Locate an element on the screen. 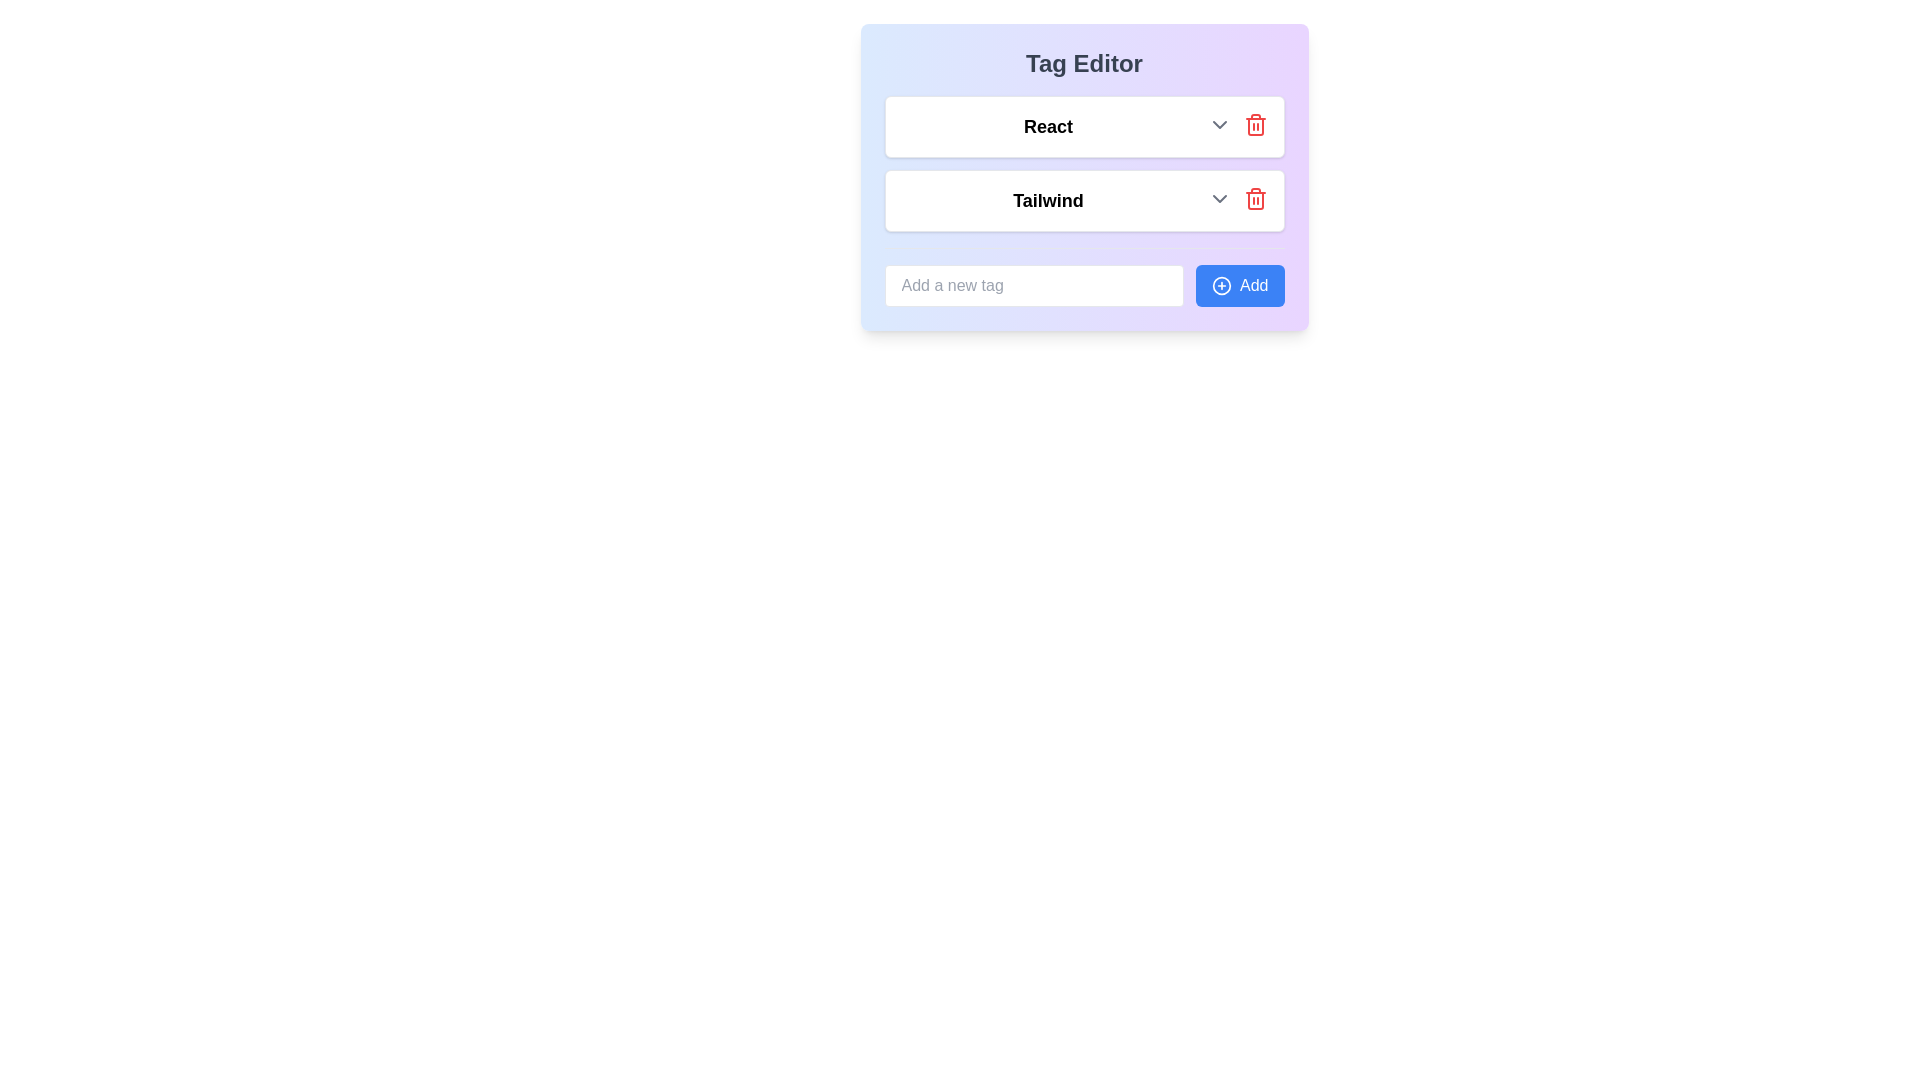 The image size is (1920, 1080). the red trash bin icon located next to the text 'React' is located at coordinates (1254, 124).